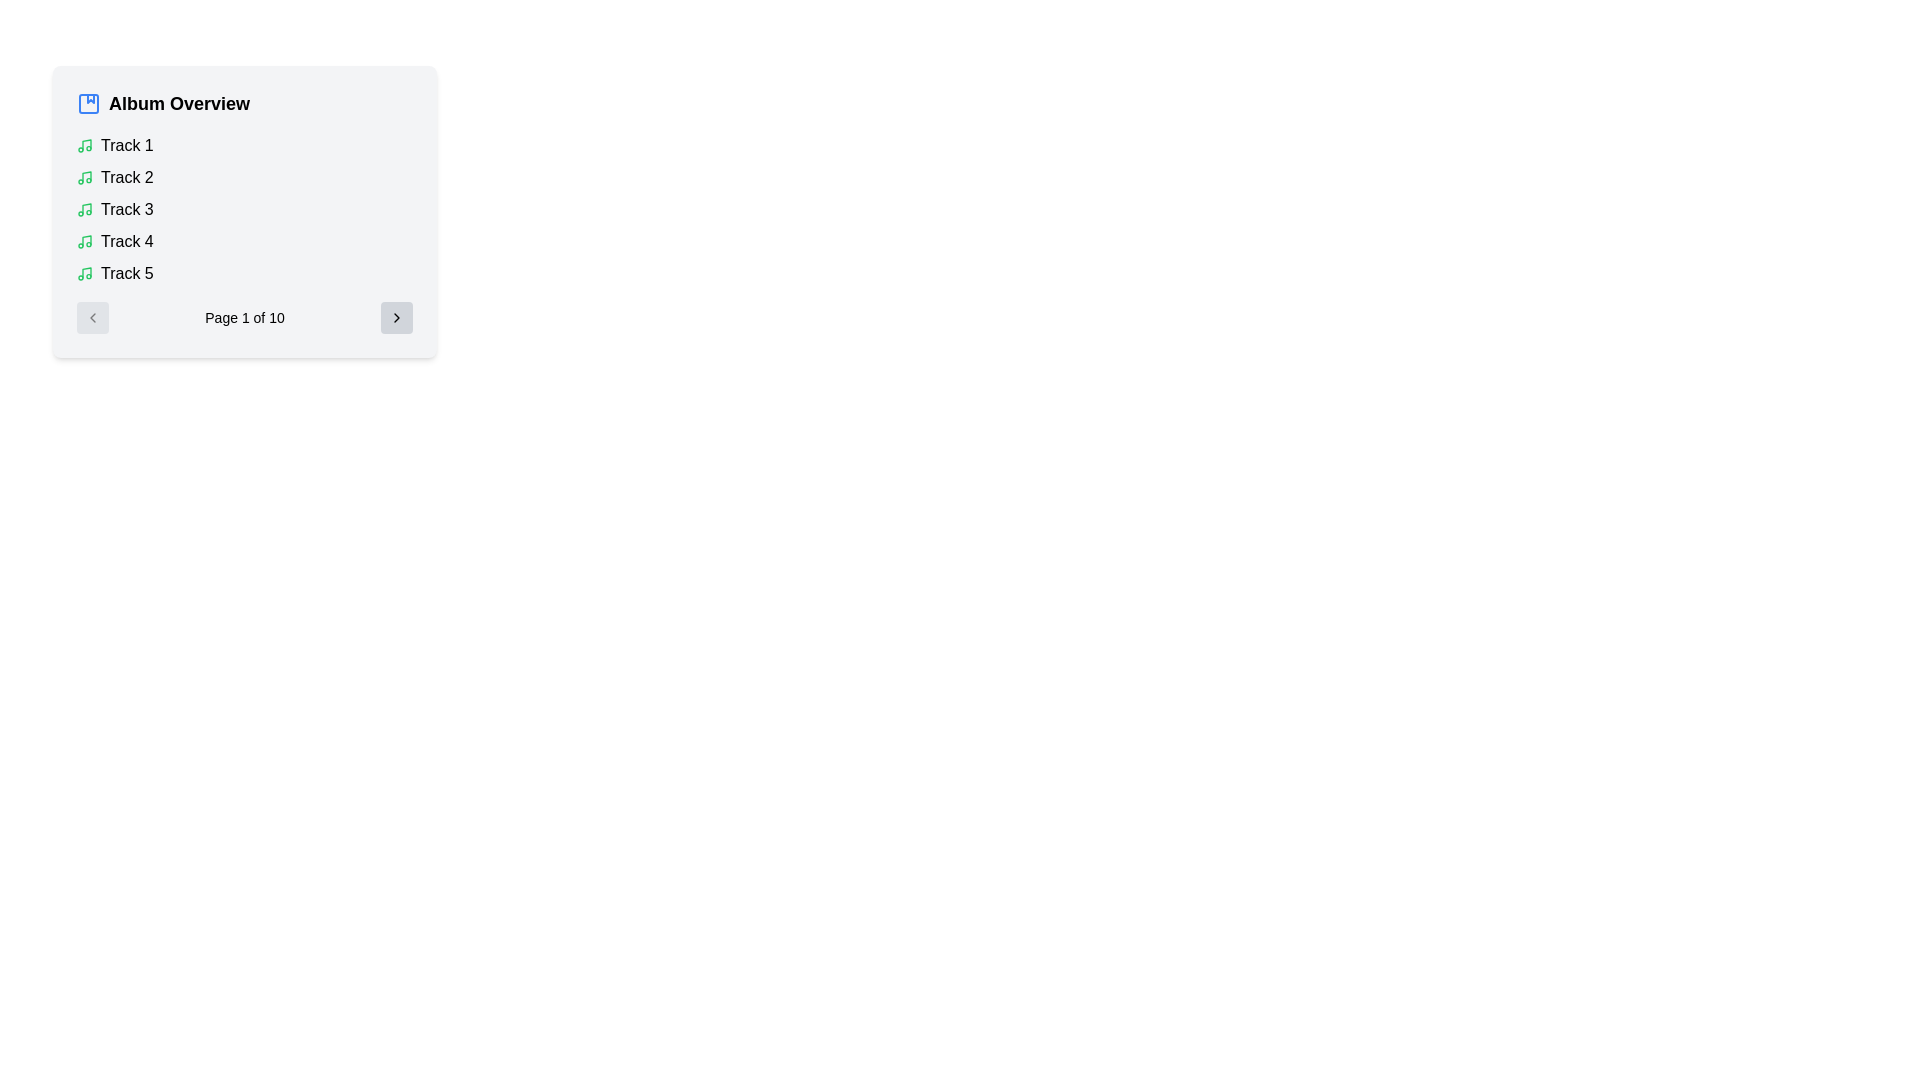 This screenshot has height=1080, width=1920. What do you see at coordinates (88, 104) in the screenshot?
I see `the blue album cover icon with a triangular play button, located on the leftmost side of the 'Album Overview' title section` at bounding box center [88, 104].